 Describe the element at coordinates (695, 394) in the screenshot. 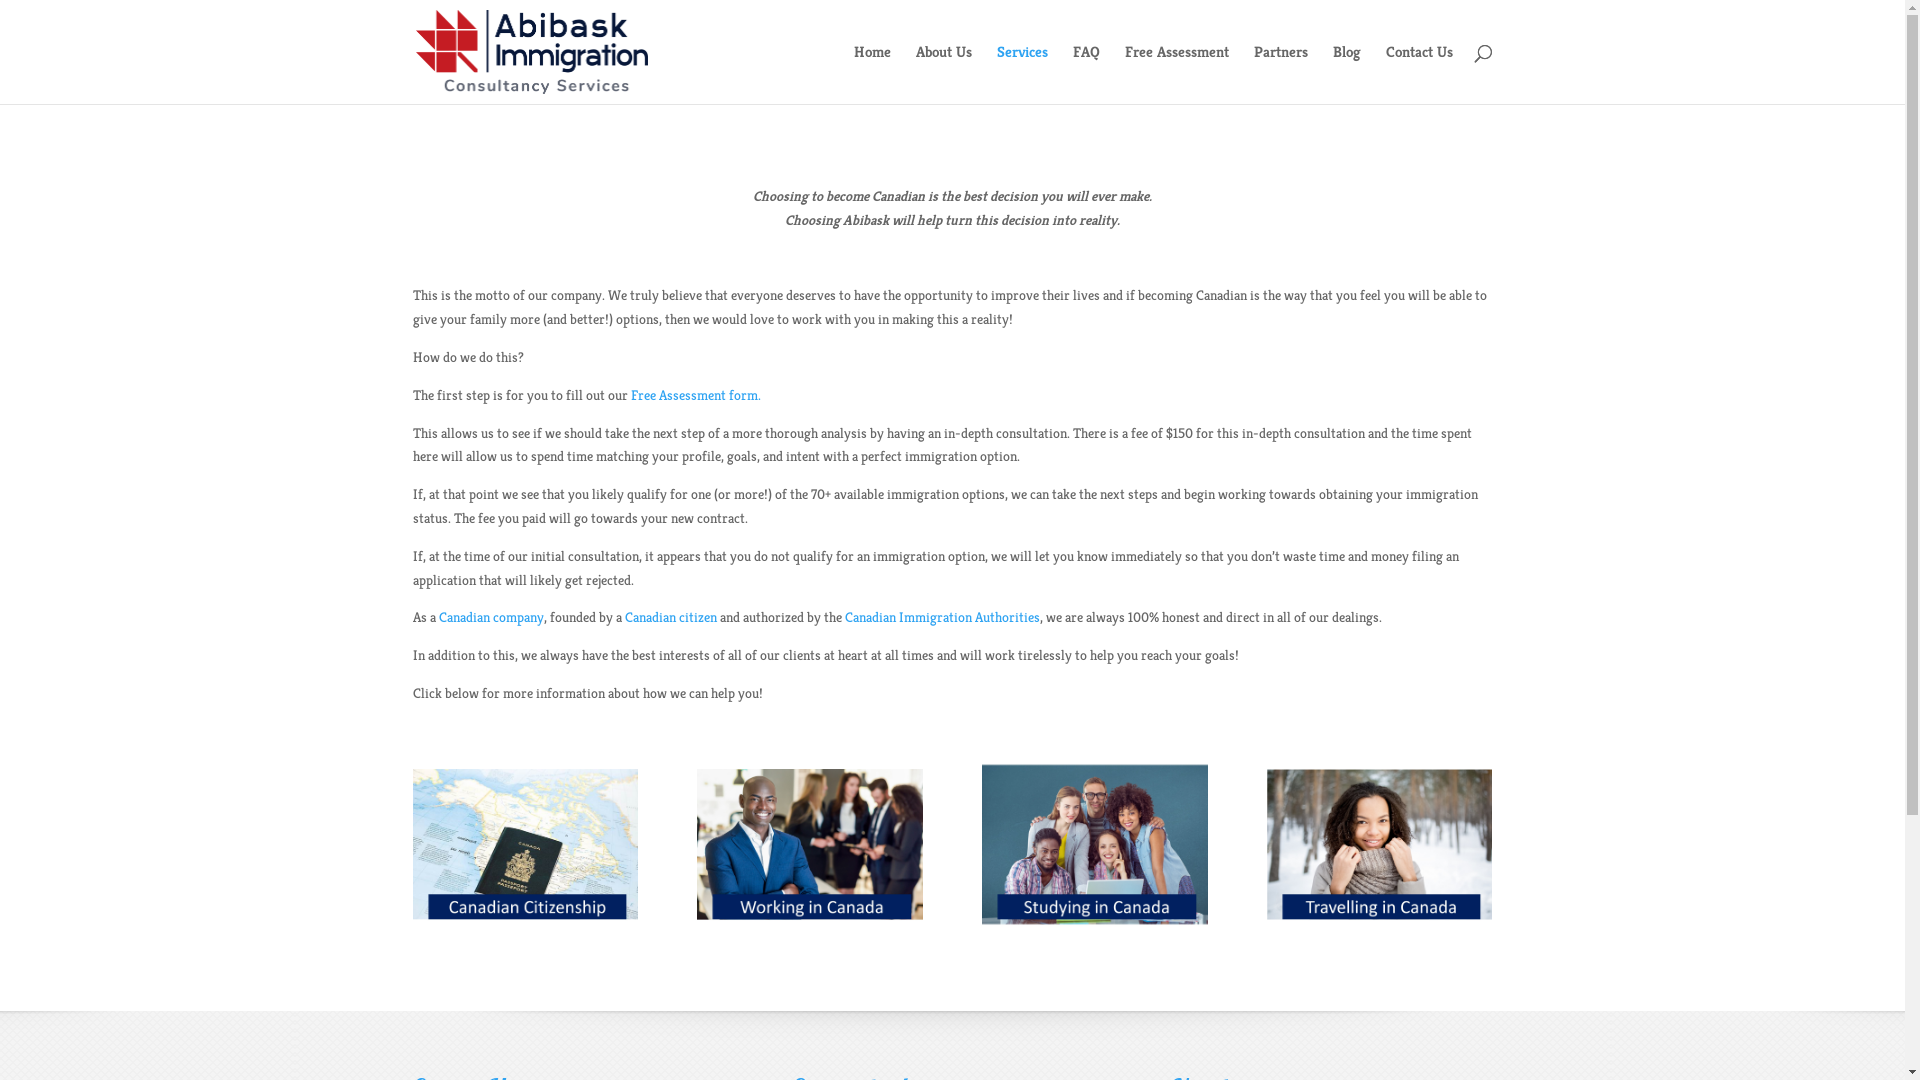

I see `'Free Assessment form.'` at that location.